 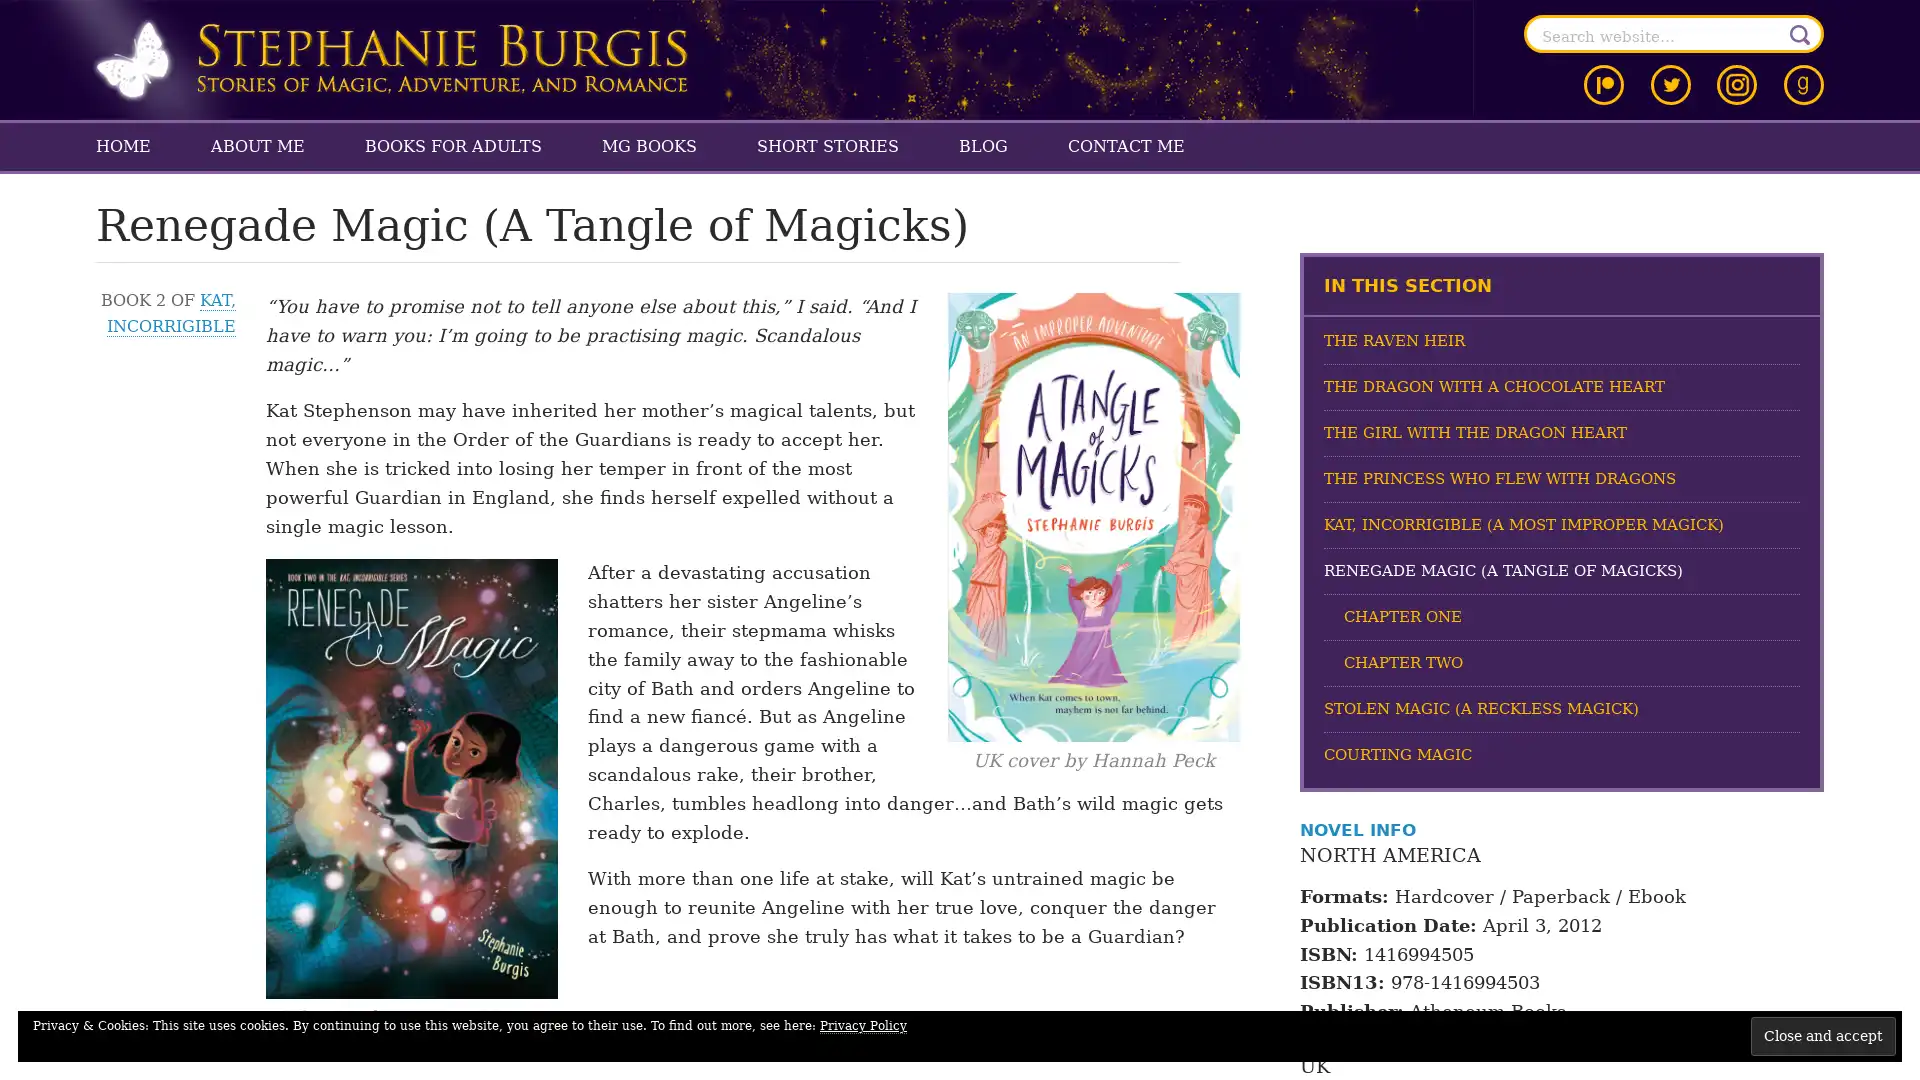 I want to click on Close and accept, so click(x=1823, y=1035).